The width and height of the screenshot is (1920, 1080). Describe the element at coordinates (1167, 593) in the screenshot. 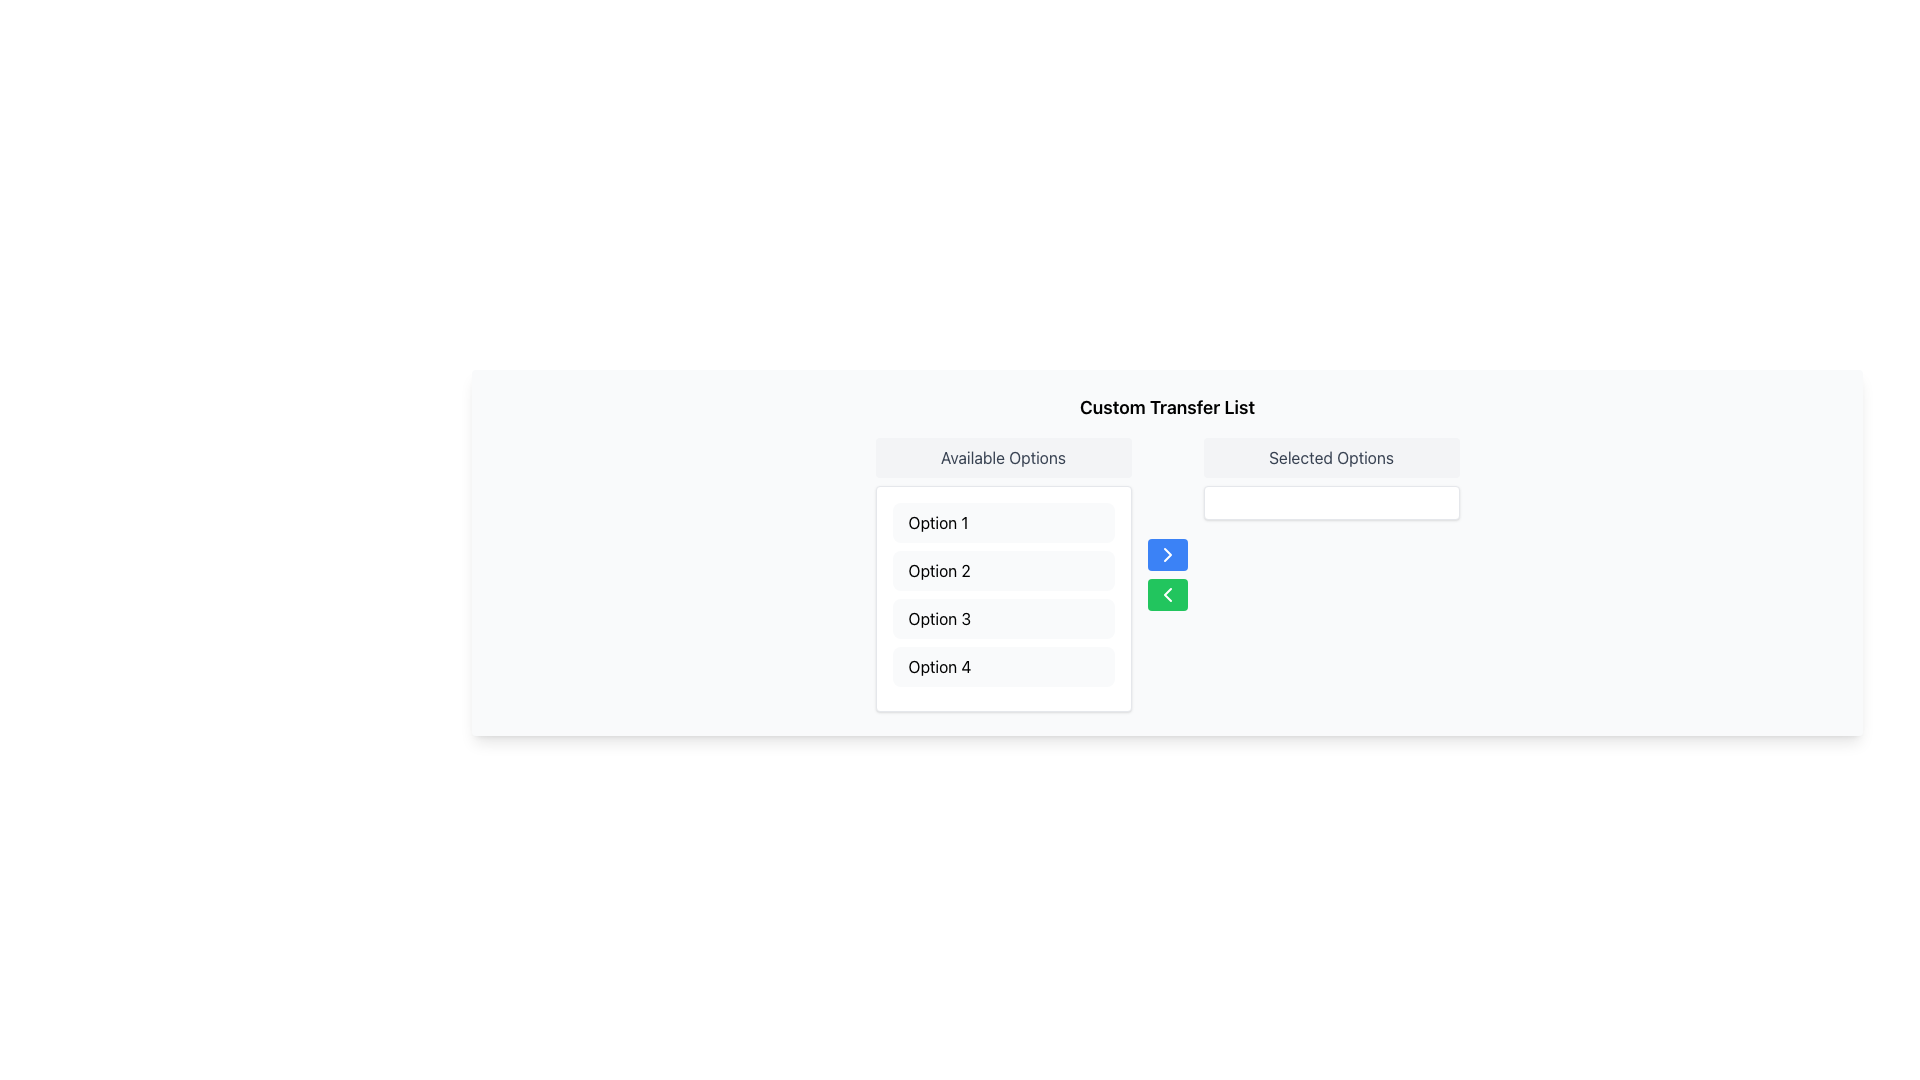

I see `the leftward-pointing chevron-shaped SVG icon located within a button in the bottom-right area of the 'Available Options' section` at that location.